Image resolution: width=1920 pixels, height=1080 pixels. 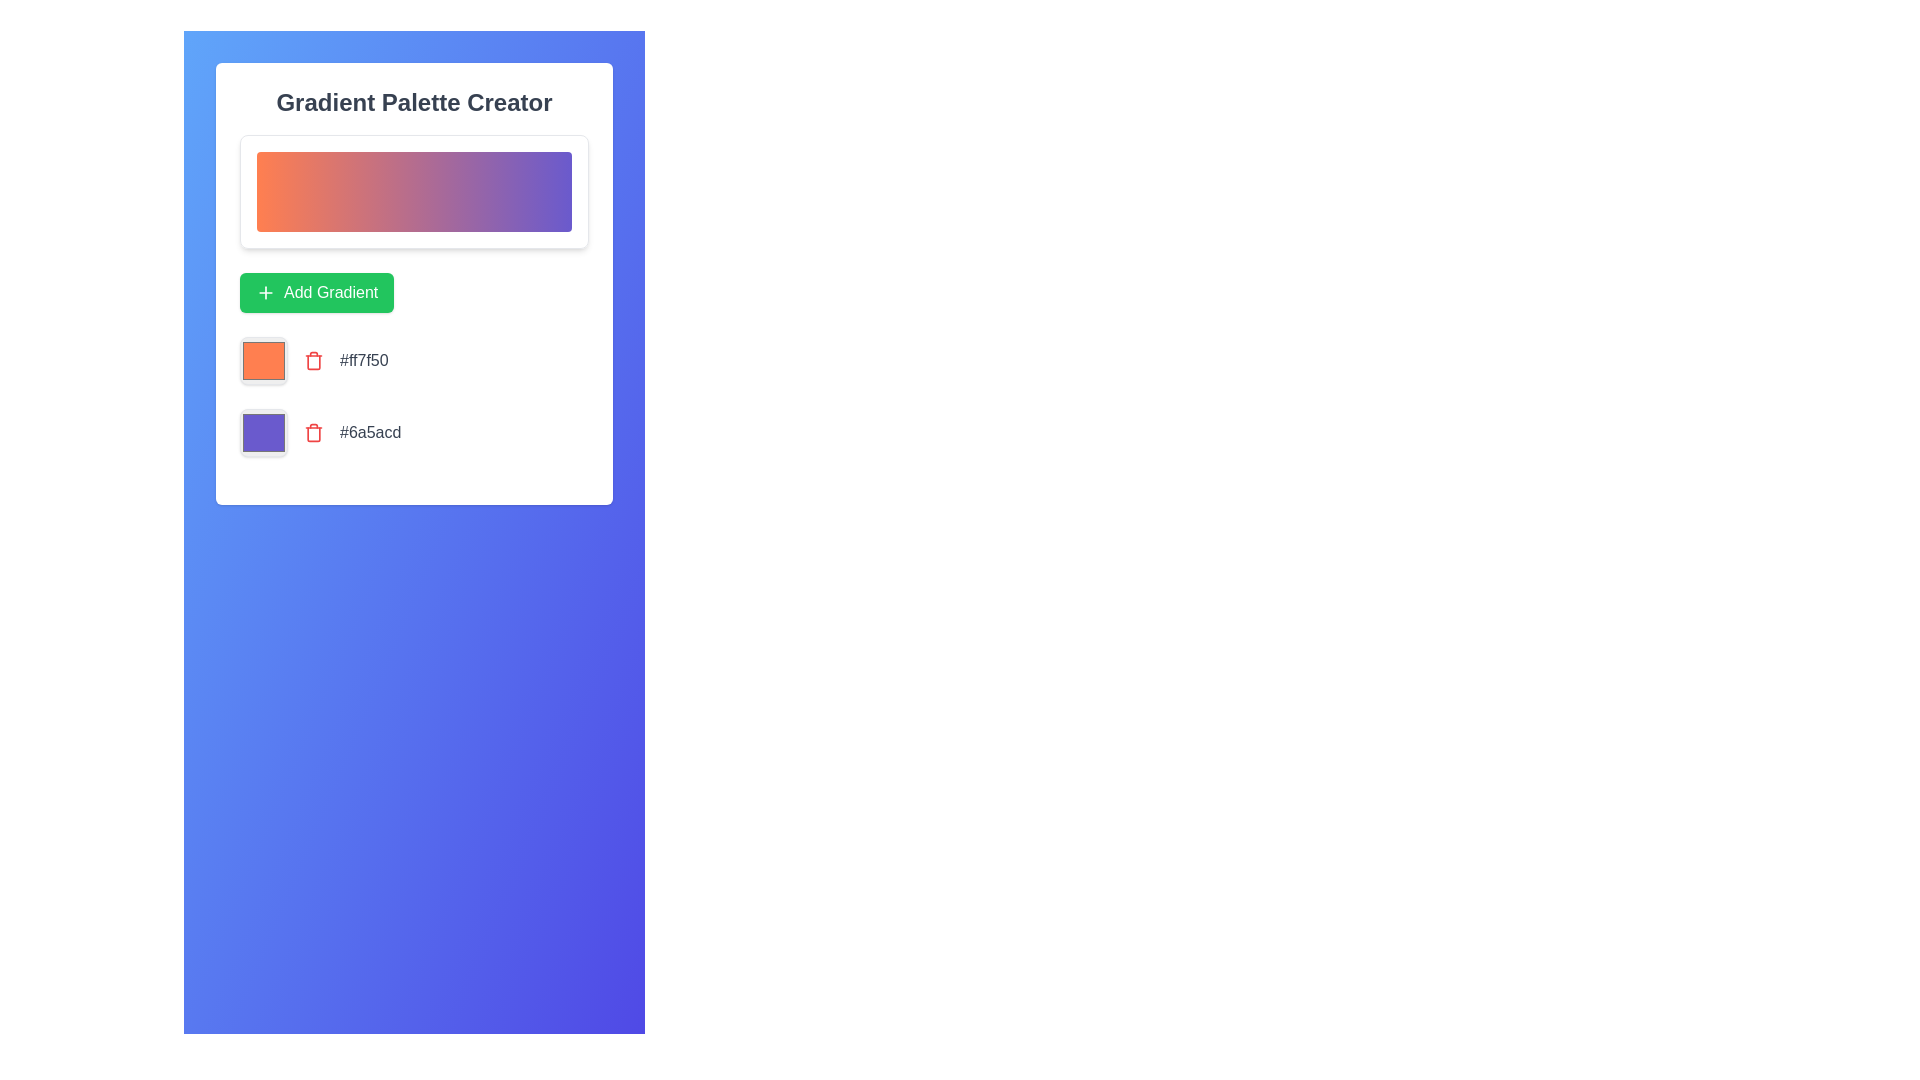 I want to click on the text label displaying the hexadecimal color code, which is positioned to the right of the color swatch and to the left of the delete icon in the color entry row, so click(x=364, y=361).